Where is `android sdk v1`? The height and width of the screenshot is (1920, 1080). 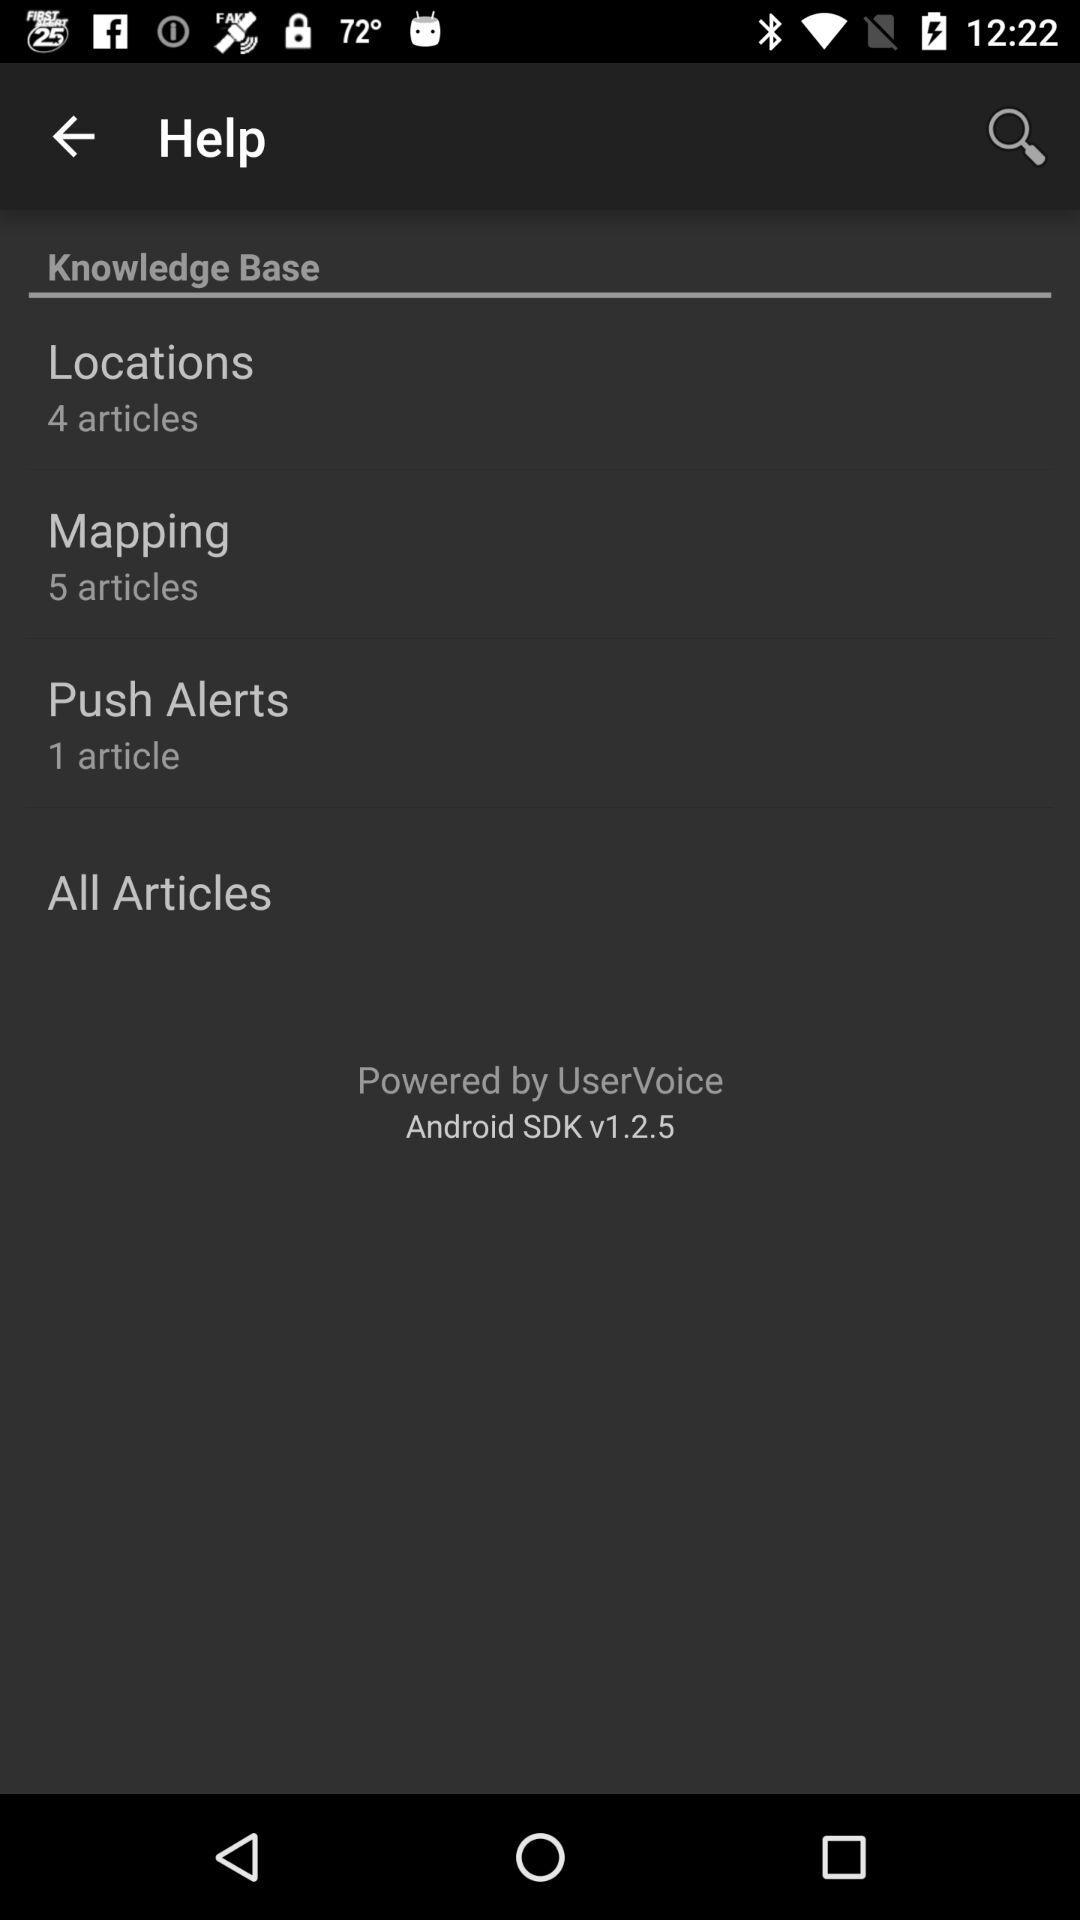 android sdk v1 is located at coordinates (540, 1125).